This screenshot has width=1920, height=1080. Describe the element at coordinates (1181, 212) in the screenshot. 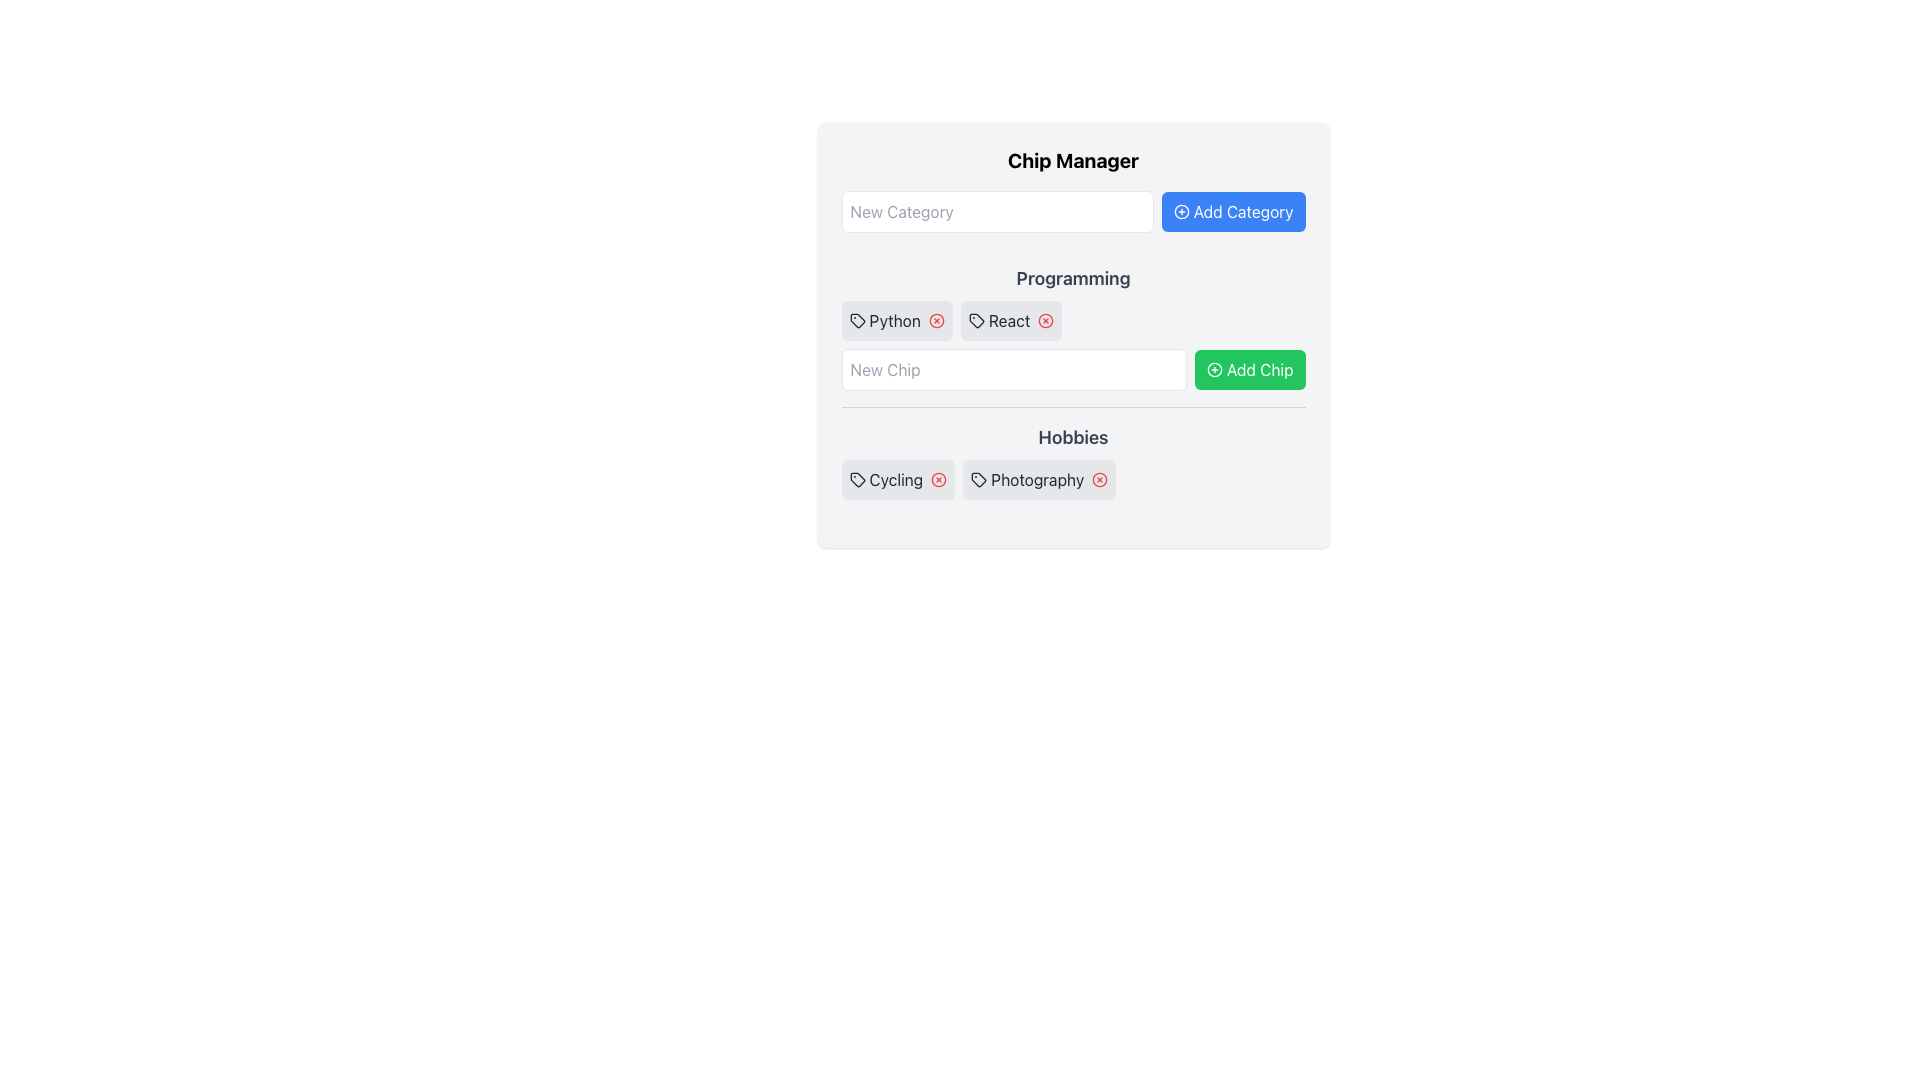

I see `the icon indicating the operation of adding a category, which is positioned within the blue 'Add Category' button, located to the right of the 'New Category' input field` at that location.